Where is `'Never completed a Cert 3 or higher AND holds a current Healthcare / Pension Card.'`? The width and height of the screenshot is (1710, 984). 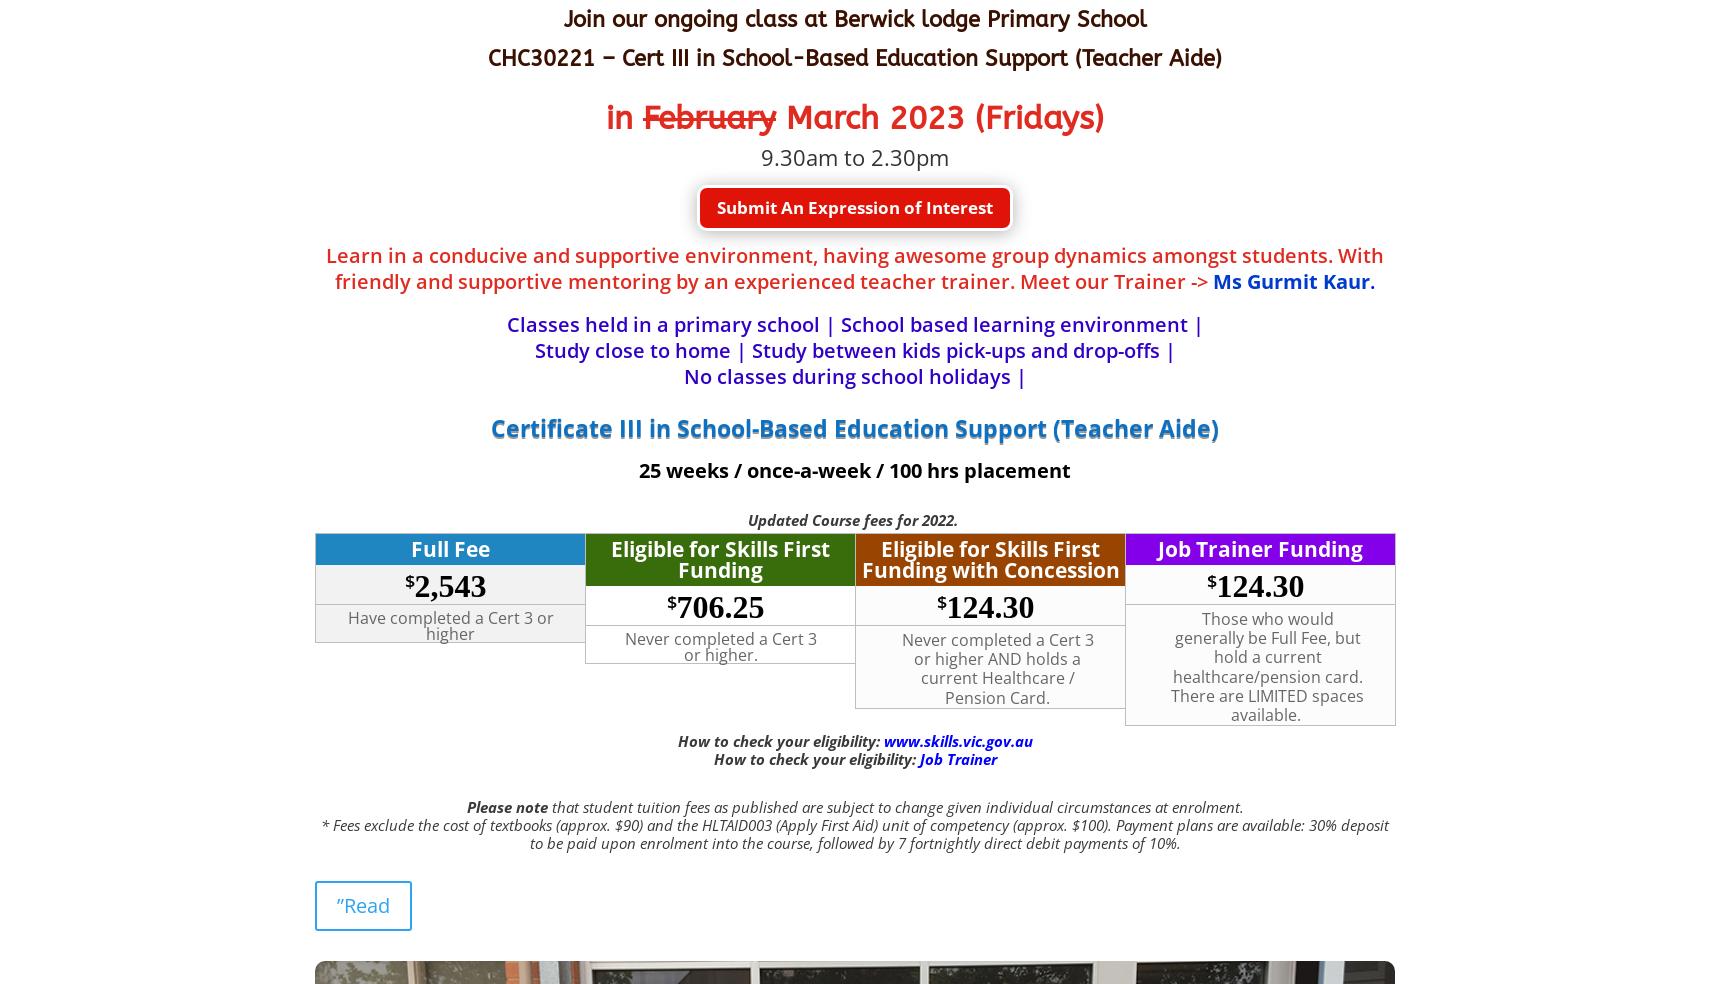 'Never completed a Cert 3 or higher AND holds a current Healthcare / Pension Card.' is located at coordinates (899, 668).